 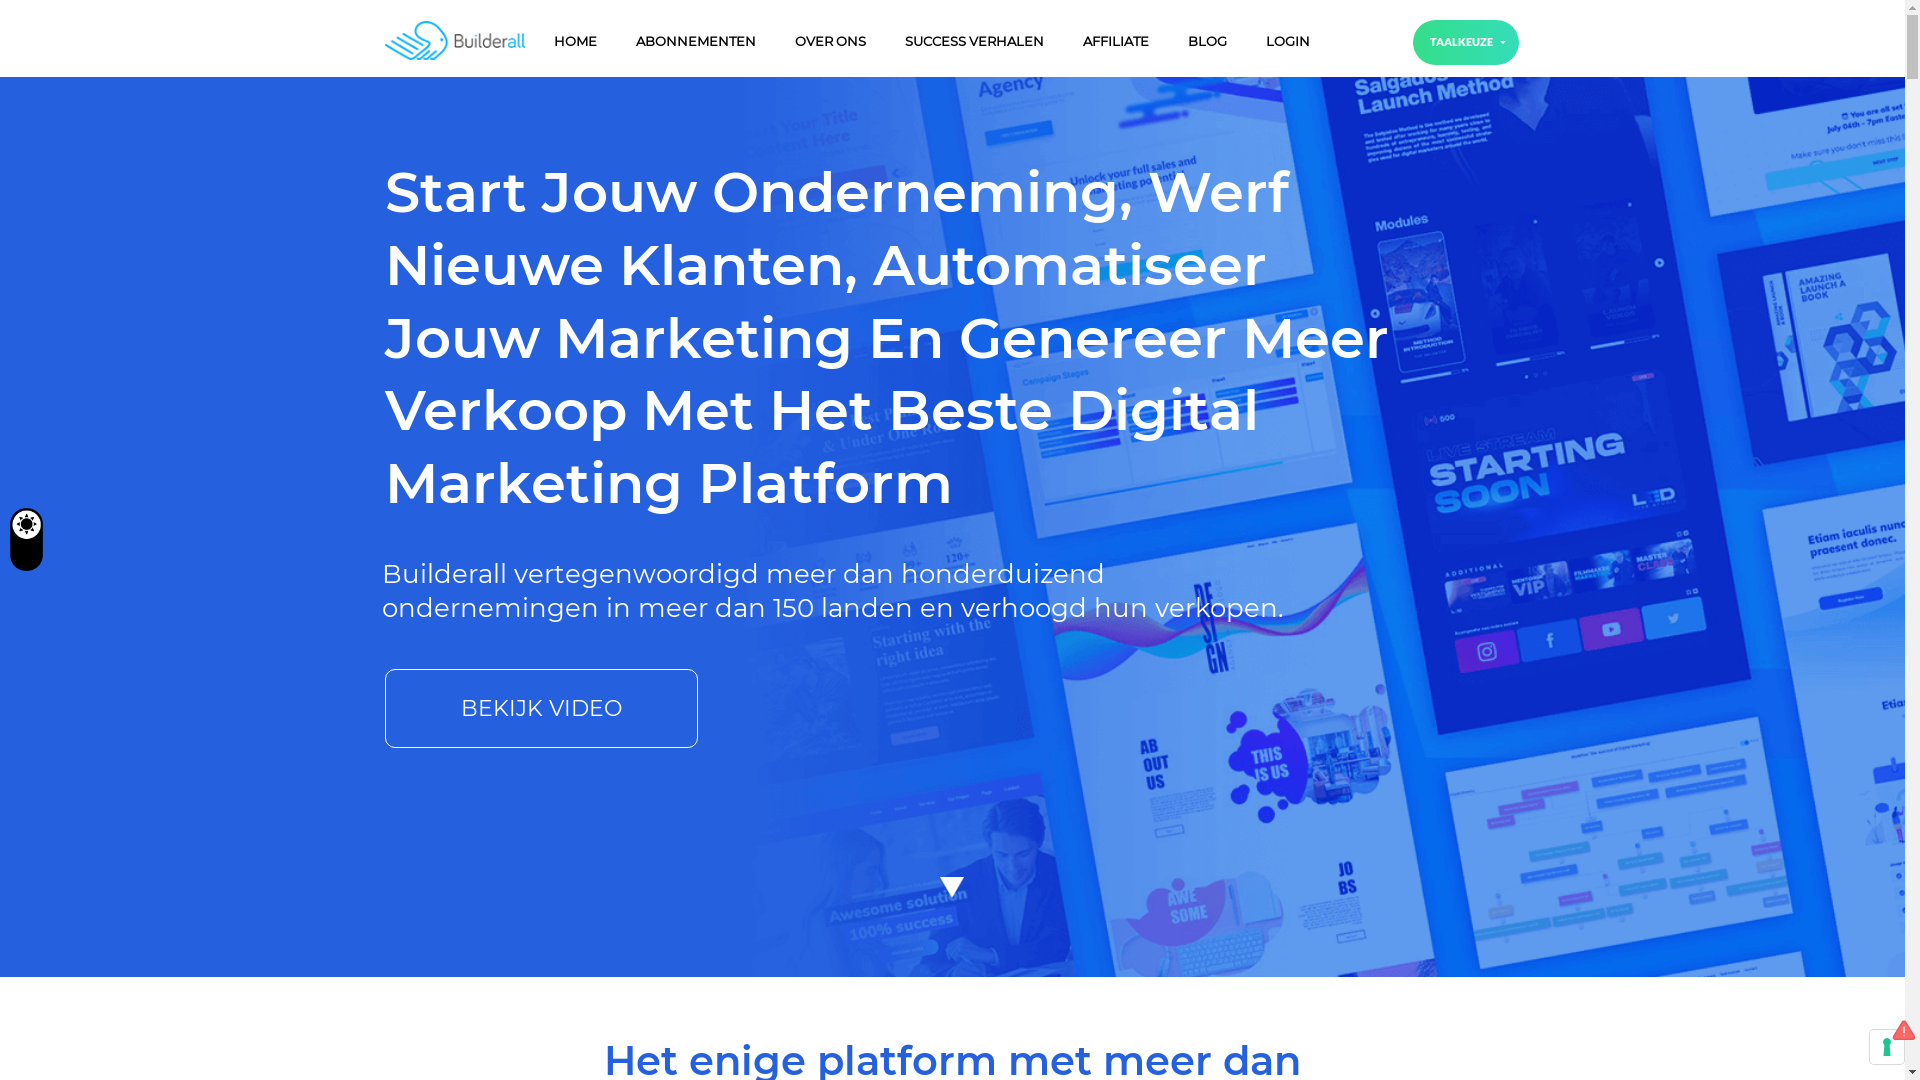 What do you see at coordinates (974, 41) in the screenshot?
I see `'SUCCESS VERHALEN'` at bounding box center [974, 41].